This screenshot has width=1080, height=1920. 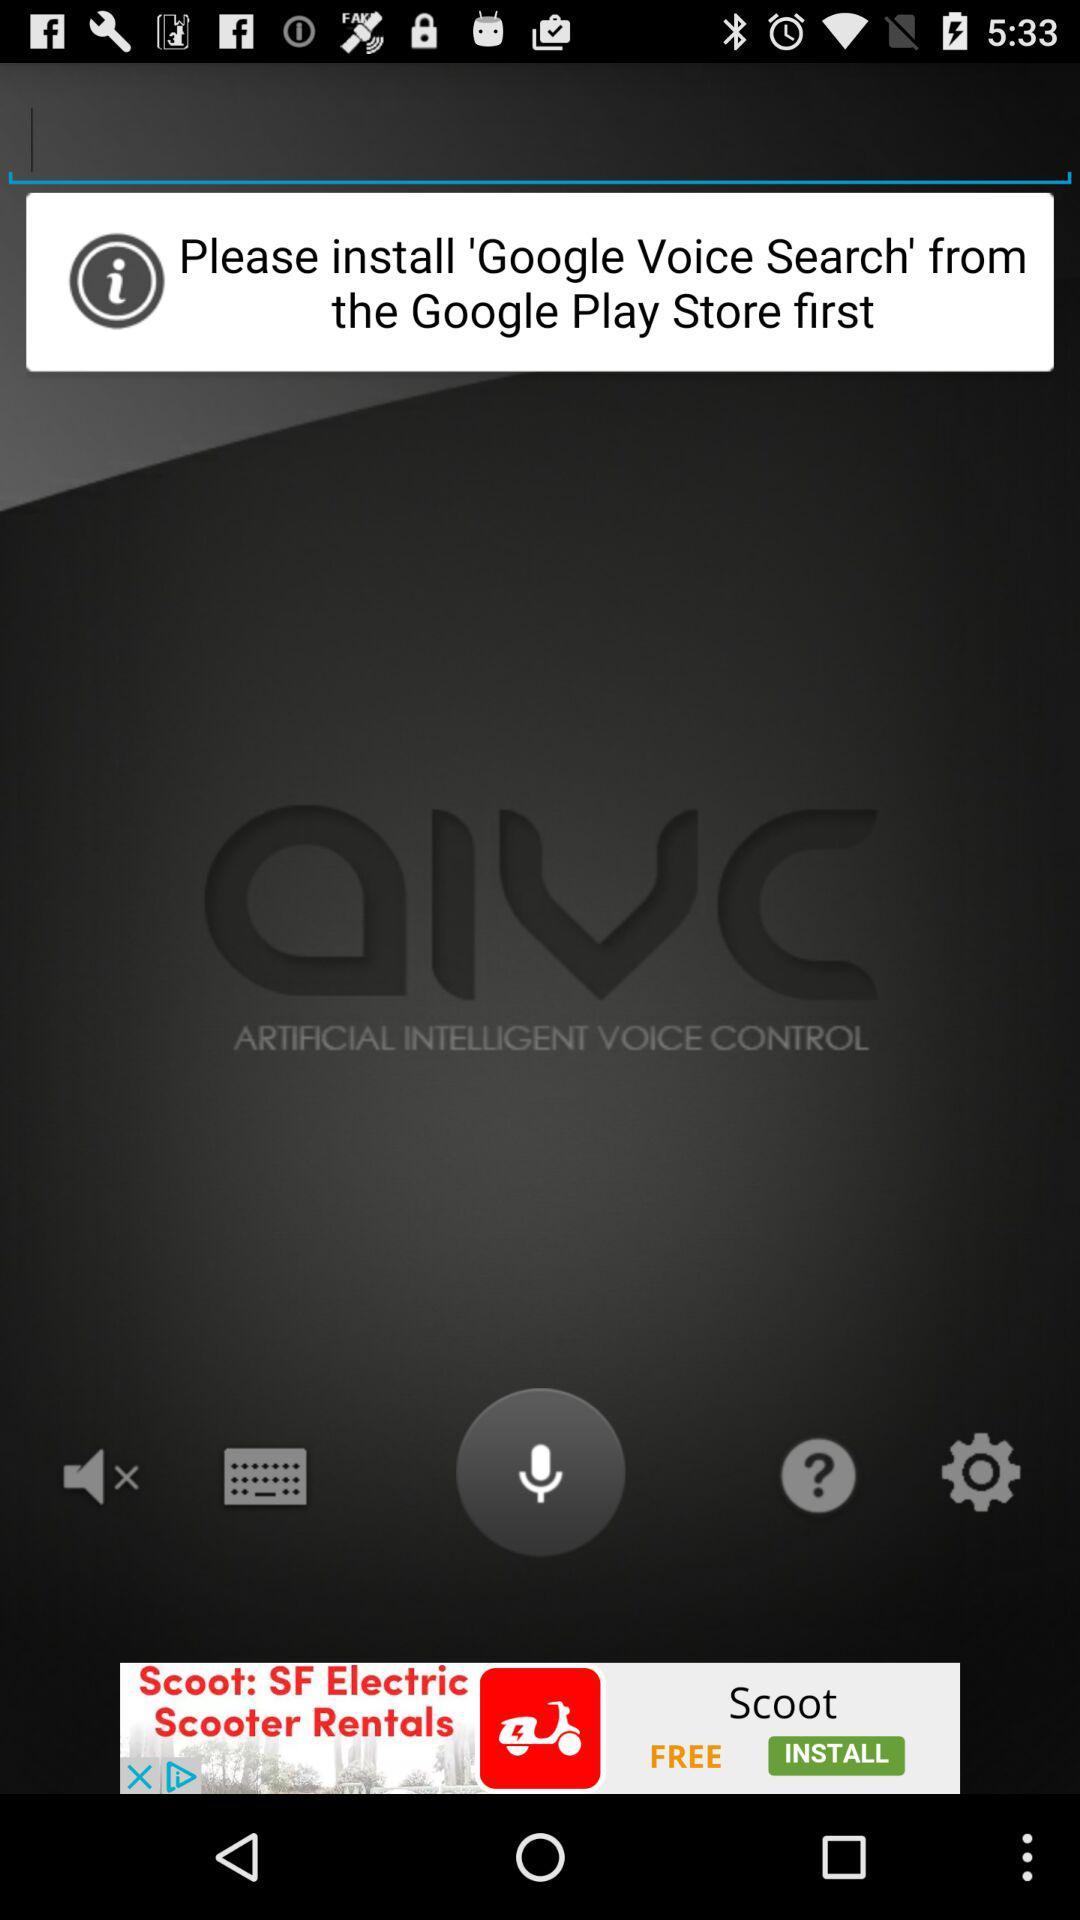 I want to click on advertisement, so click(x=540, y=1727).